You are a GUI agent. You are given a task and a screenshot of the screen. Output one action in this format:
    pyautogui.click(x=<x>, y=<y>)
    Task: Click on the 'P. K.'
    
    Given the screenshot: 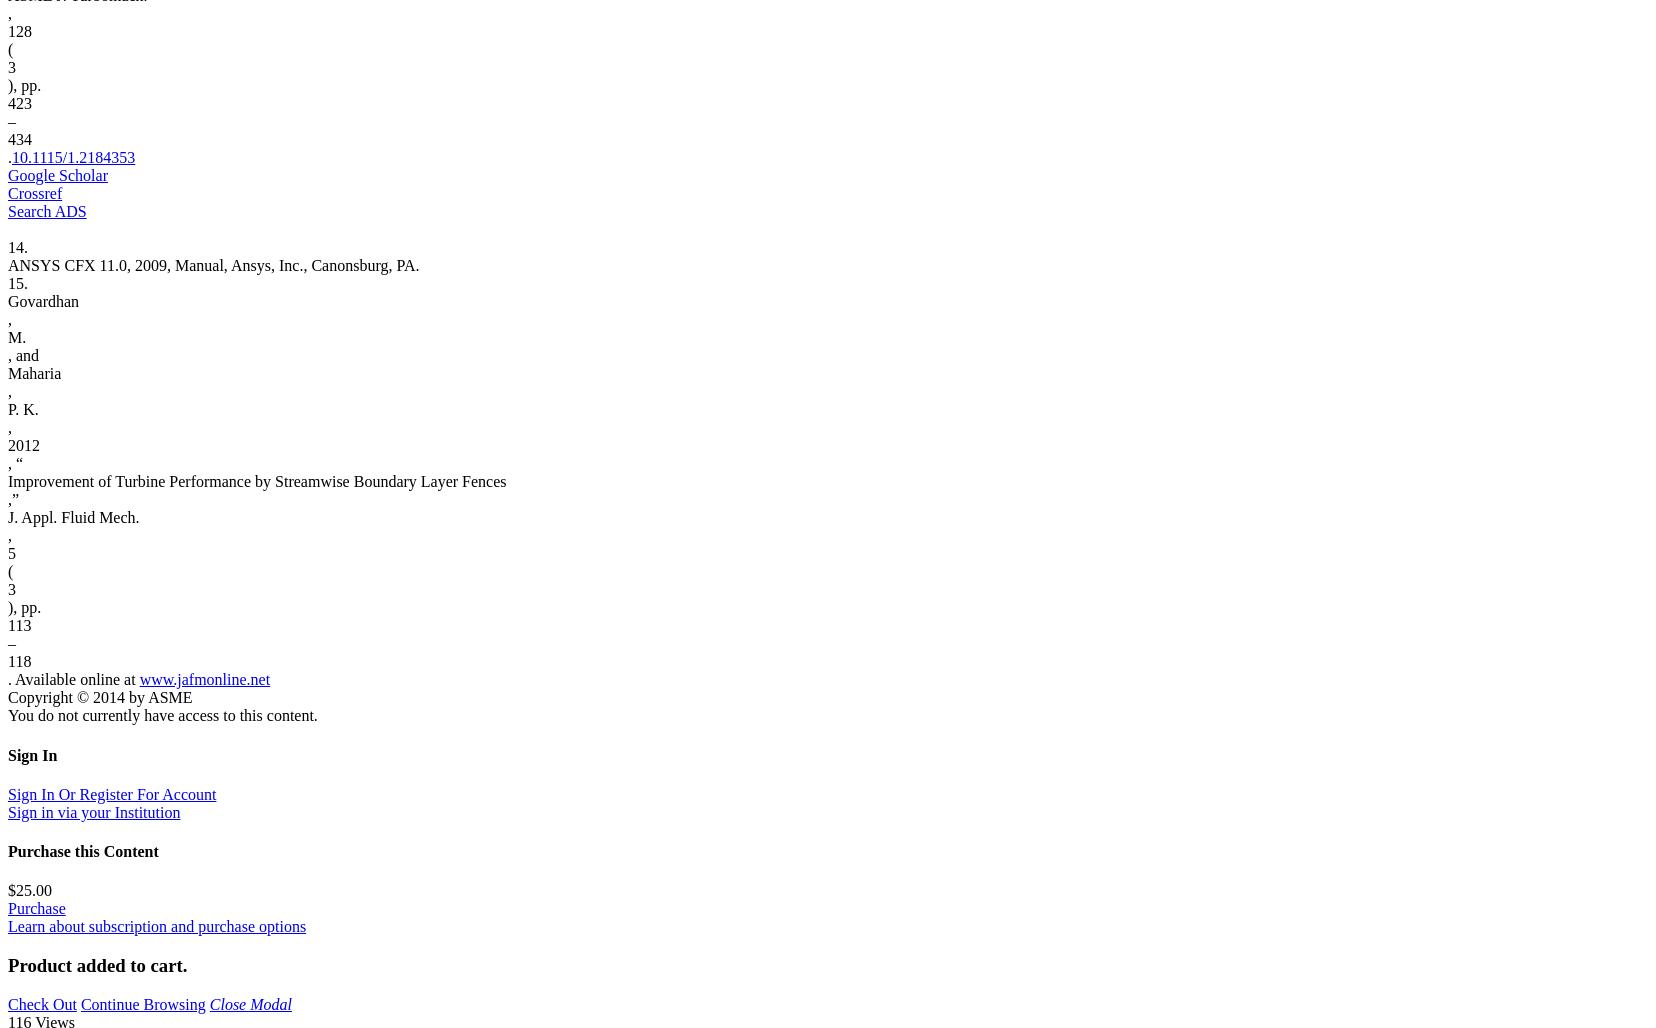 What is the action you would take?
    pyautogui.click(x=22, y=409)
    